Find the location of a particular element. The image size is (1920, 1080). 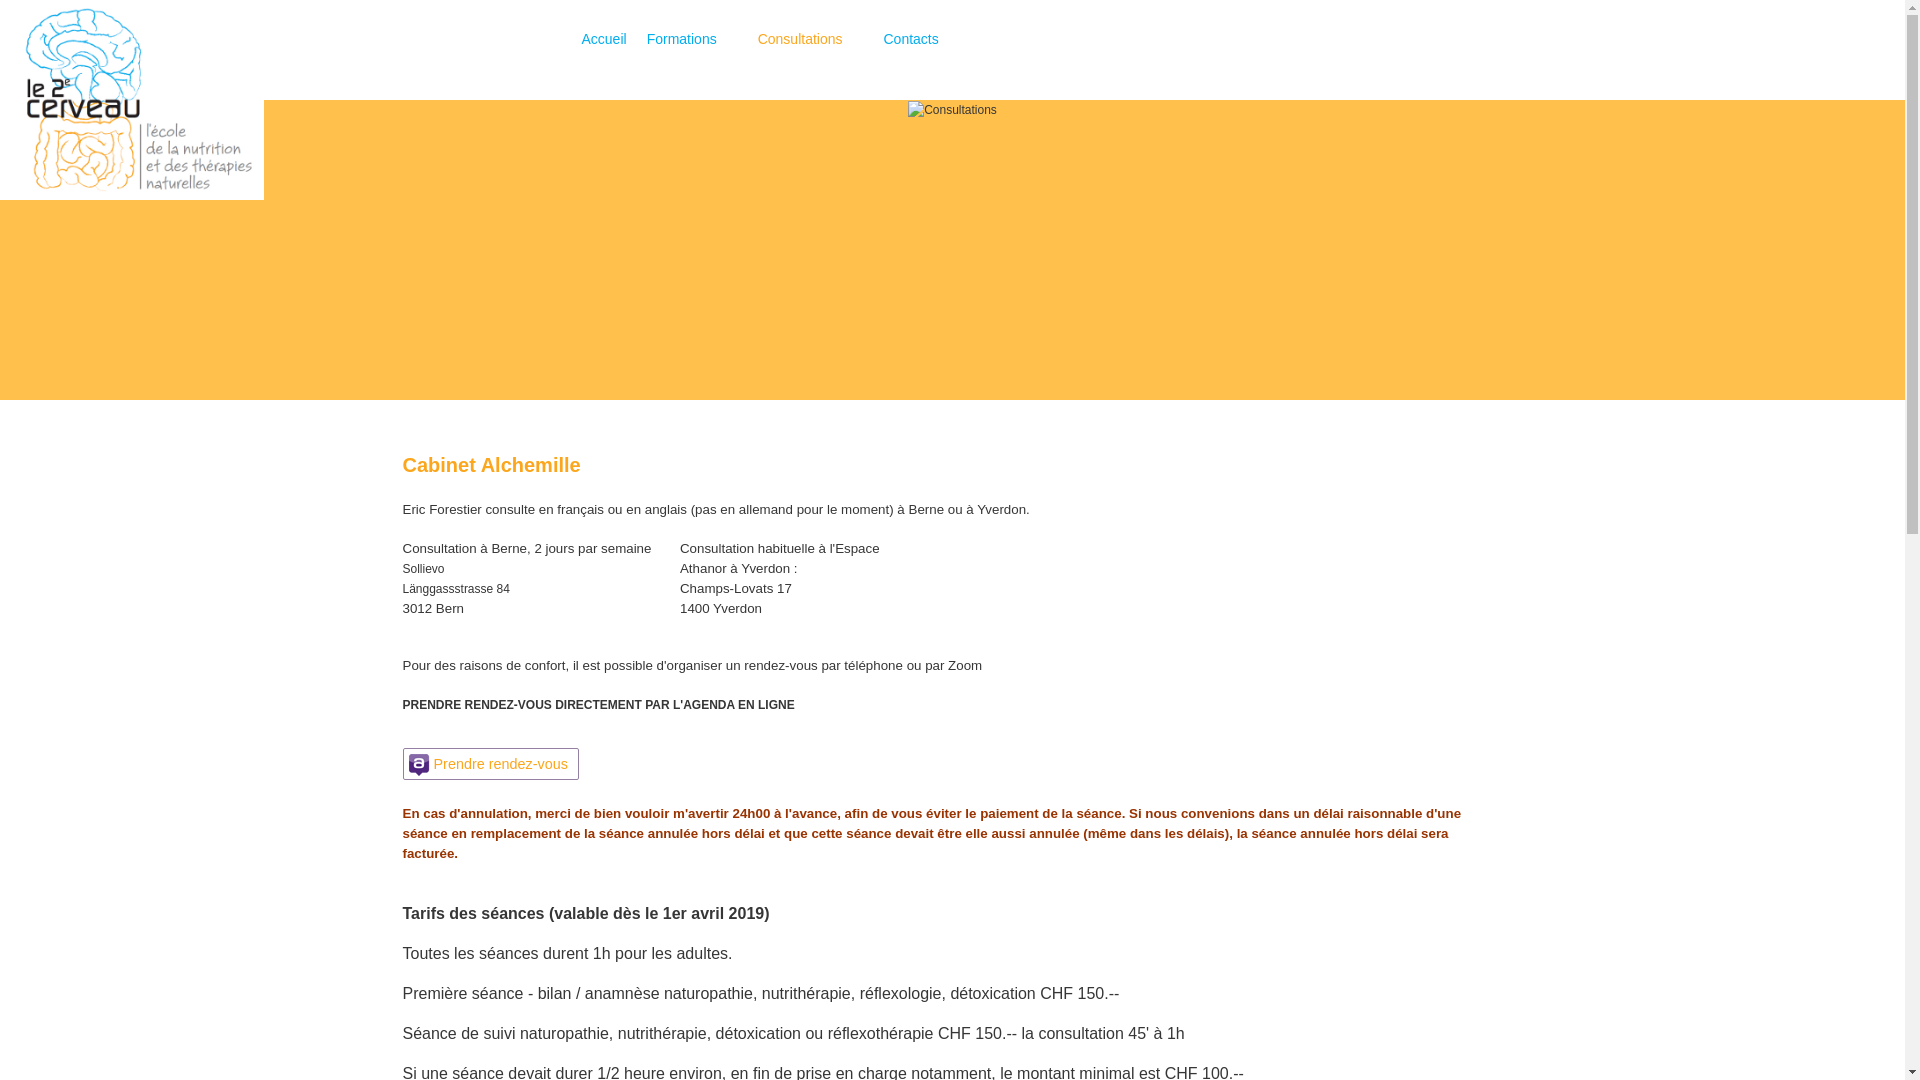

'Prendre rendez-vous' is located at coordinates (489, 763).